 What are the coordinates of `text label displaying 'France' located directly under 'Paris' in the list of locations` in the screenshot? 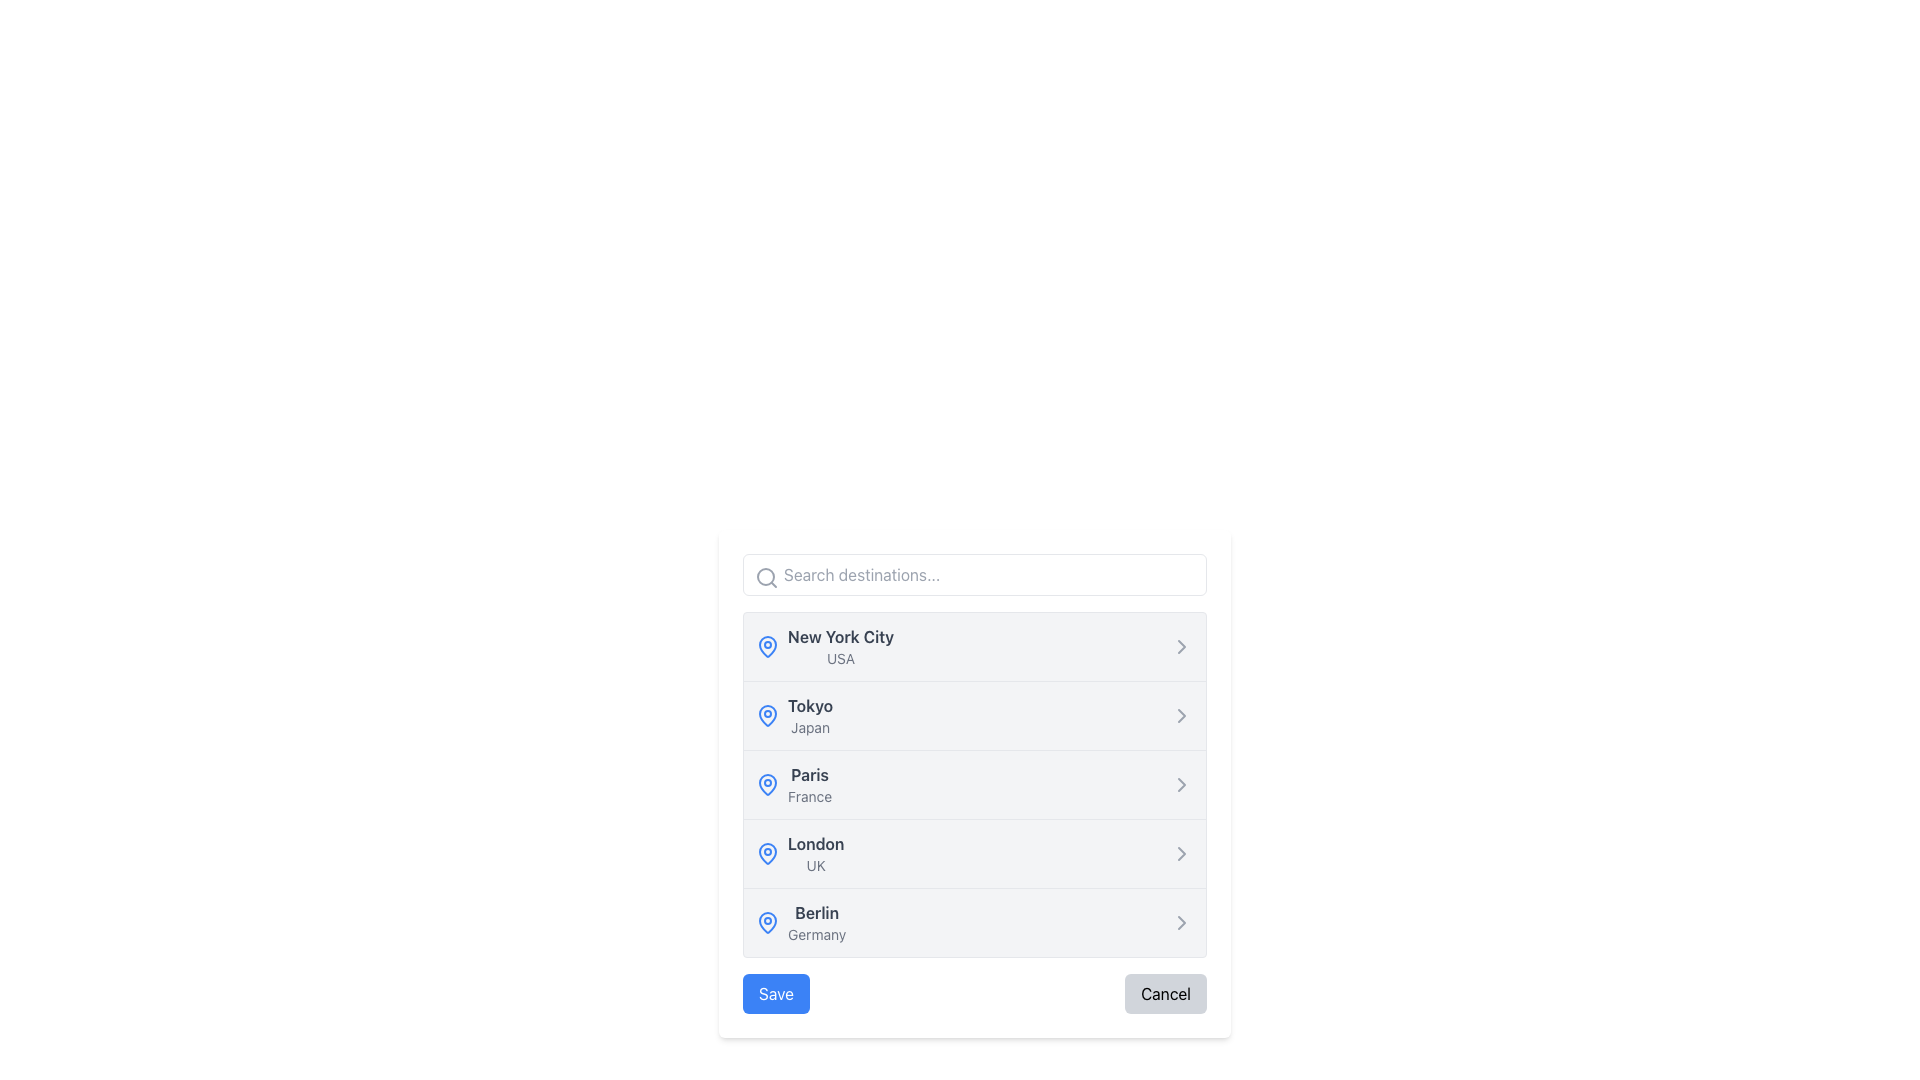 It's located at (810, 796).